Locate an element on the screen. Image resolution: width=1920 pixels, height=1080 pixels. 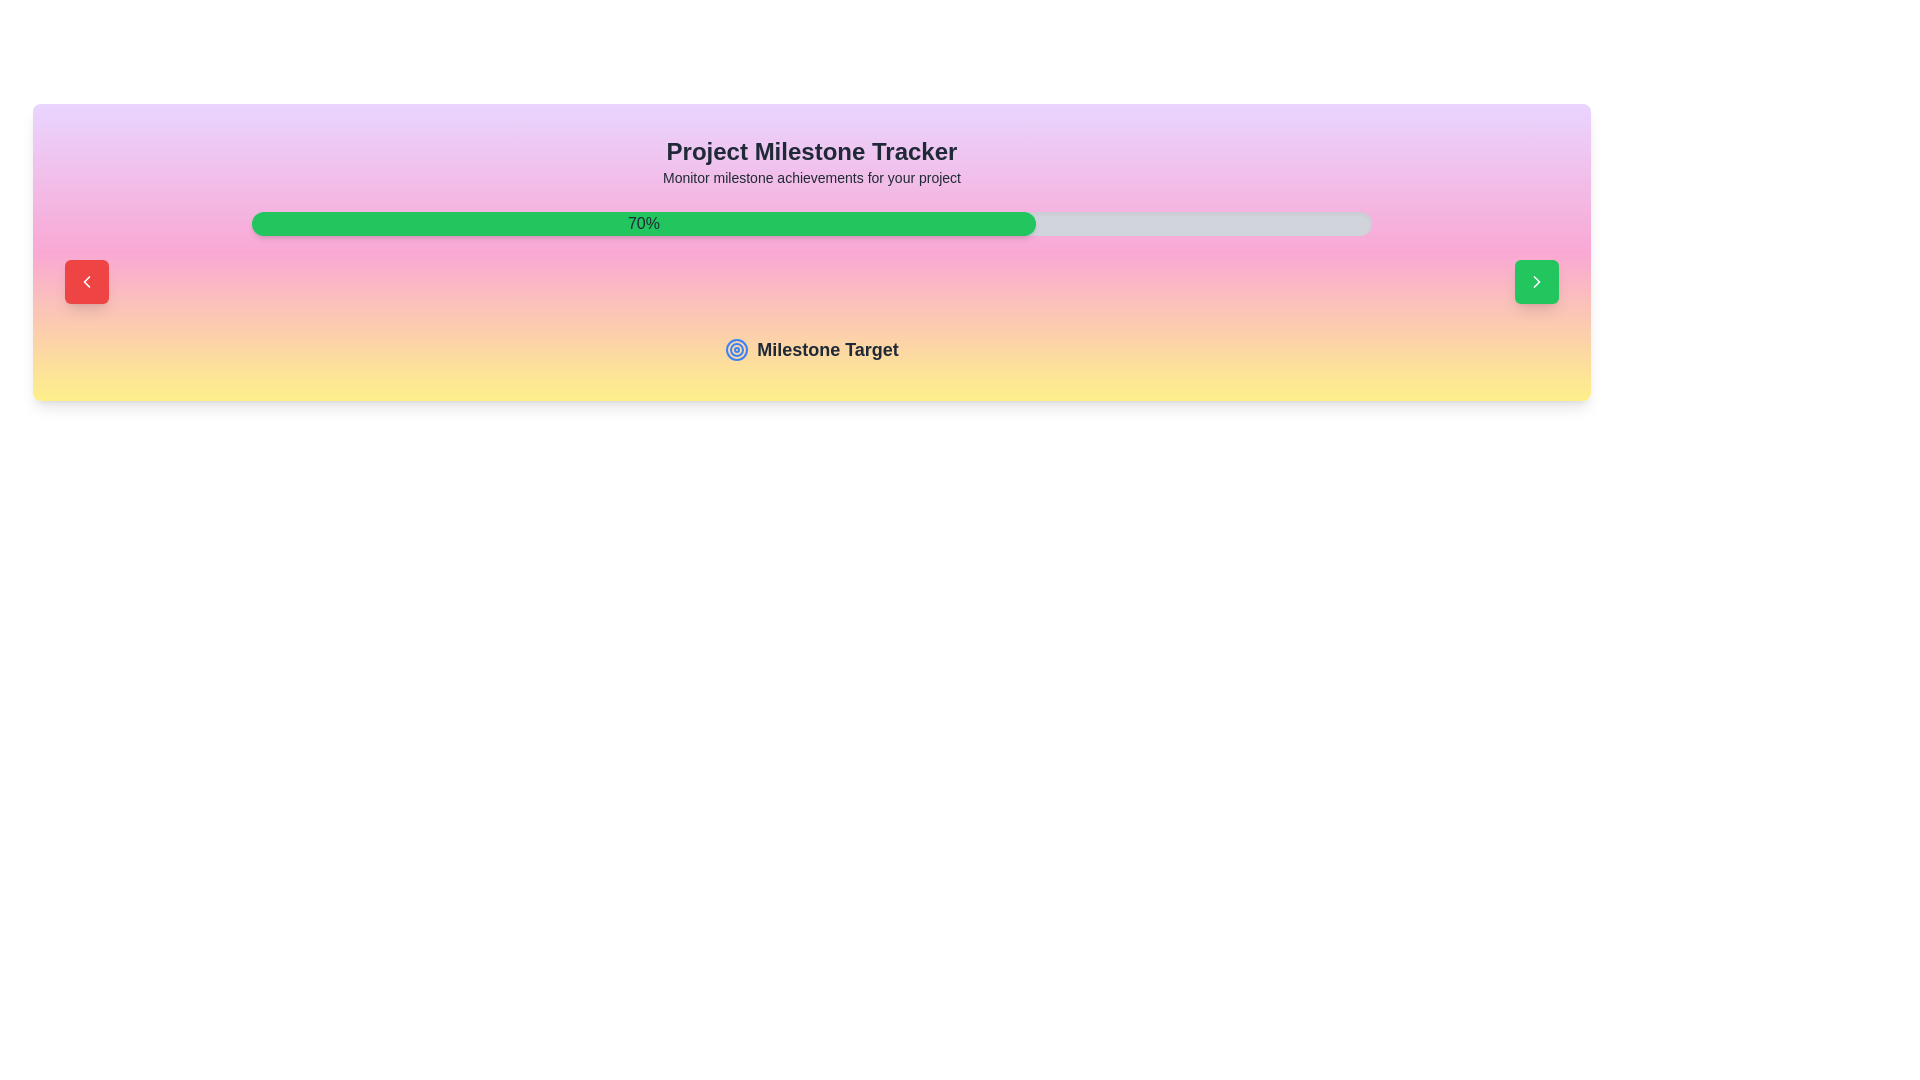
the square green button with rounded corners and a white arrow icon pointing to the right, located at the far right of the horizontal bar is located at coordinates (1535, 281).